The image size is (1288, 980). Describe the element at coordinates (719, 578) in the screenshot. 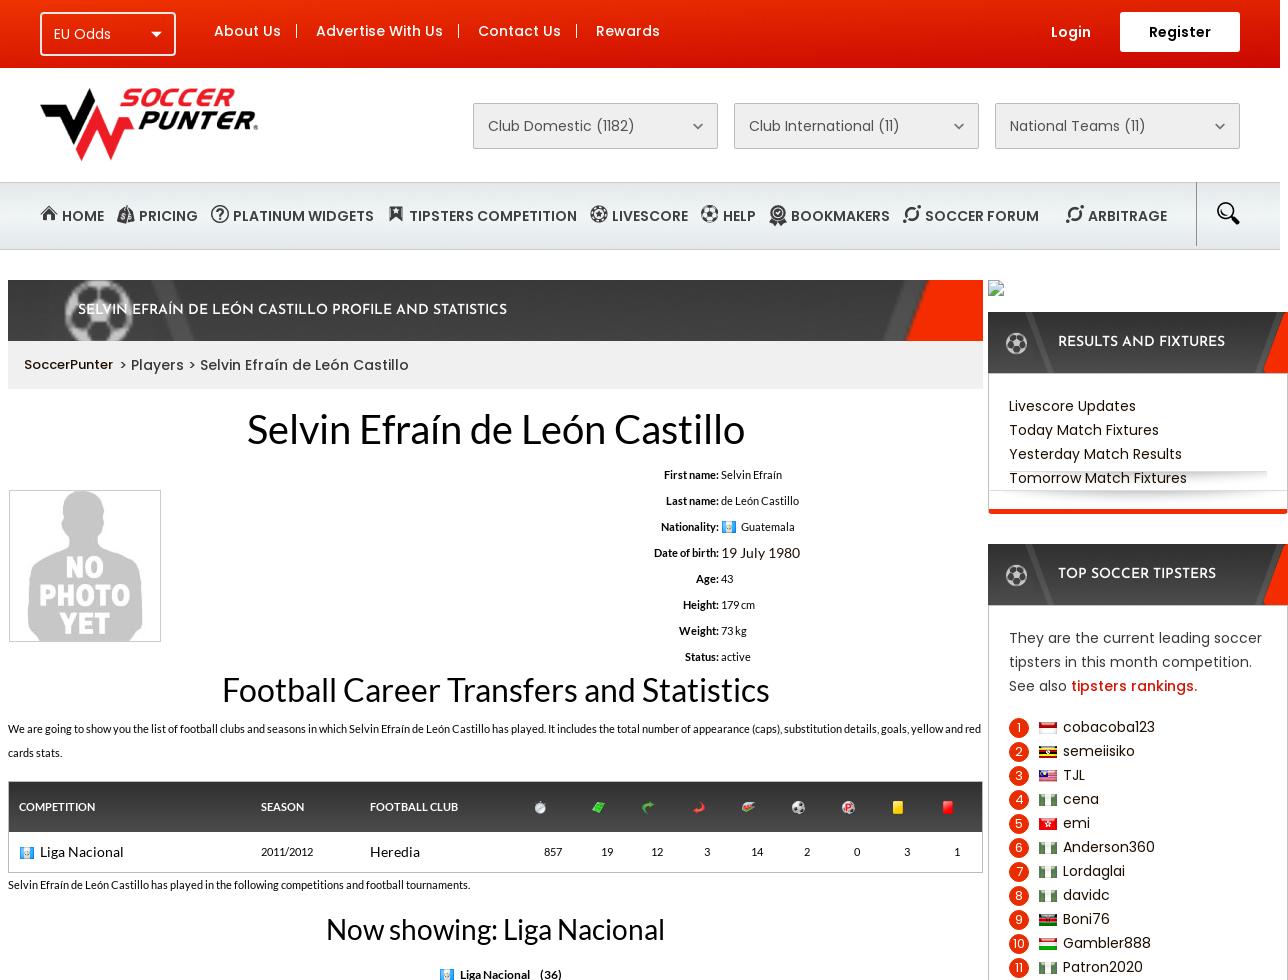

I see `'43'` at that location.